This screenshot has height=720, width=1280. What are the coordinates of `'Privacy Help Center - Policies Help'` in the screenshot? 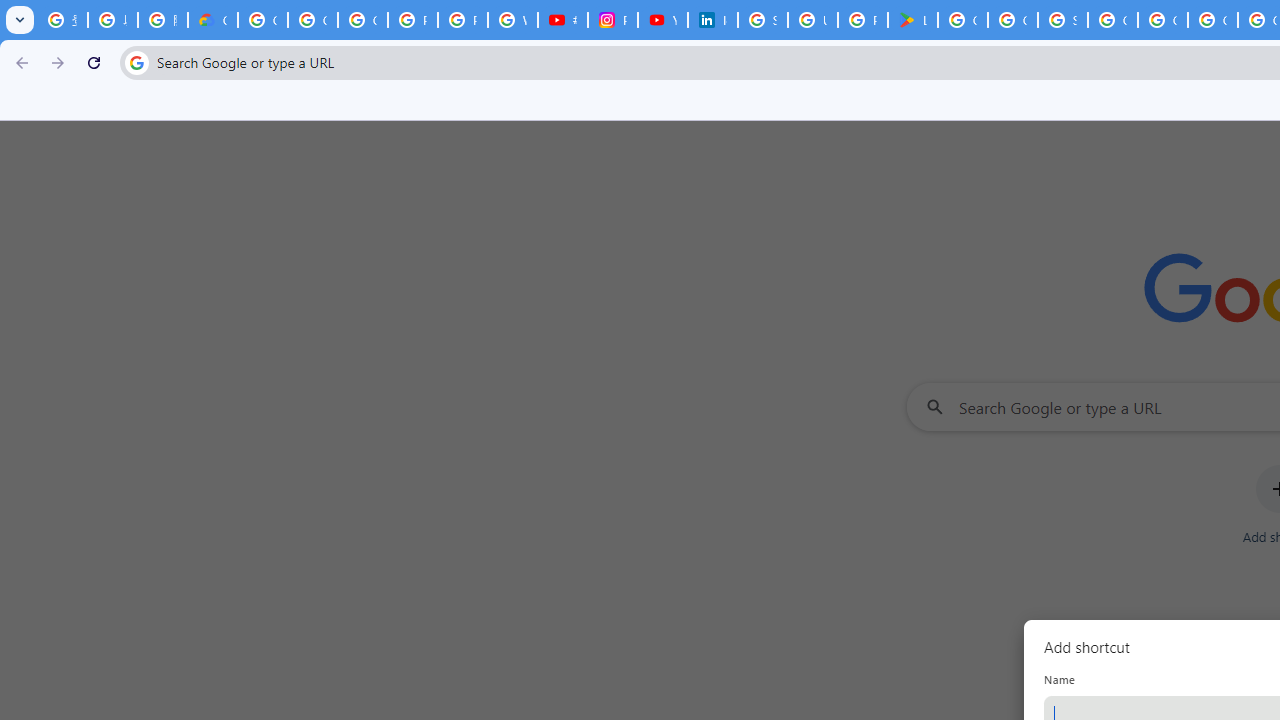 It's located at (461, 20).